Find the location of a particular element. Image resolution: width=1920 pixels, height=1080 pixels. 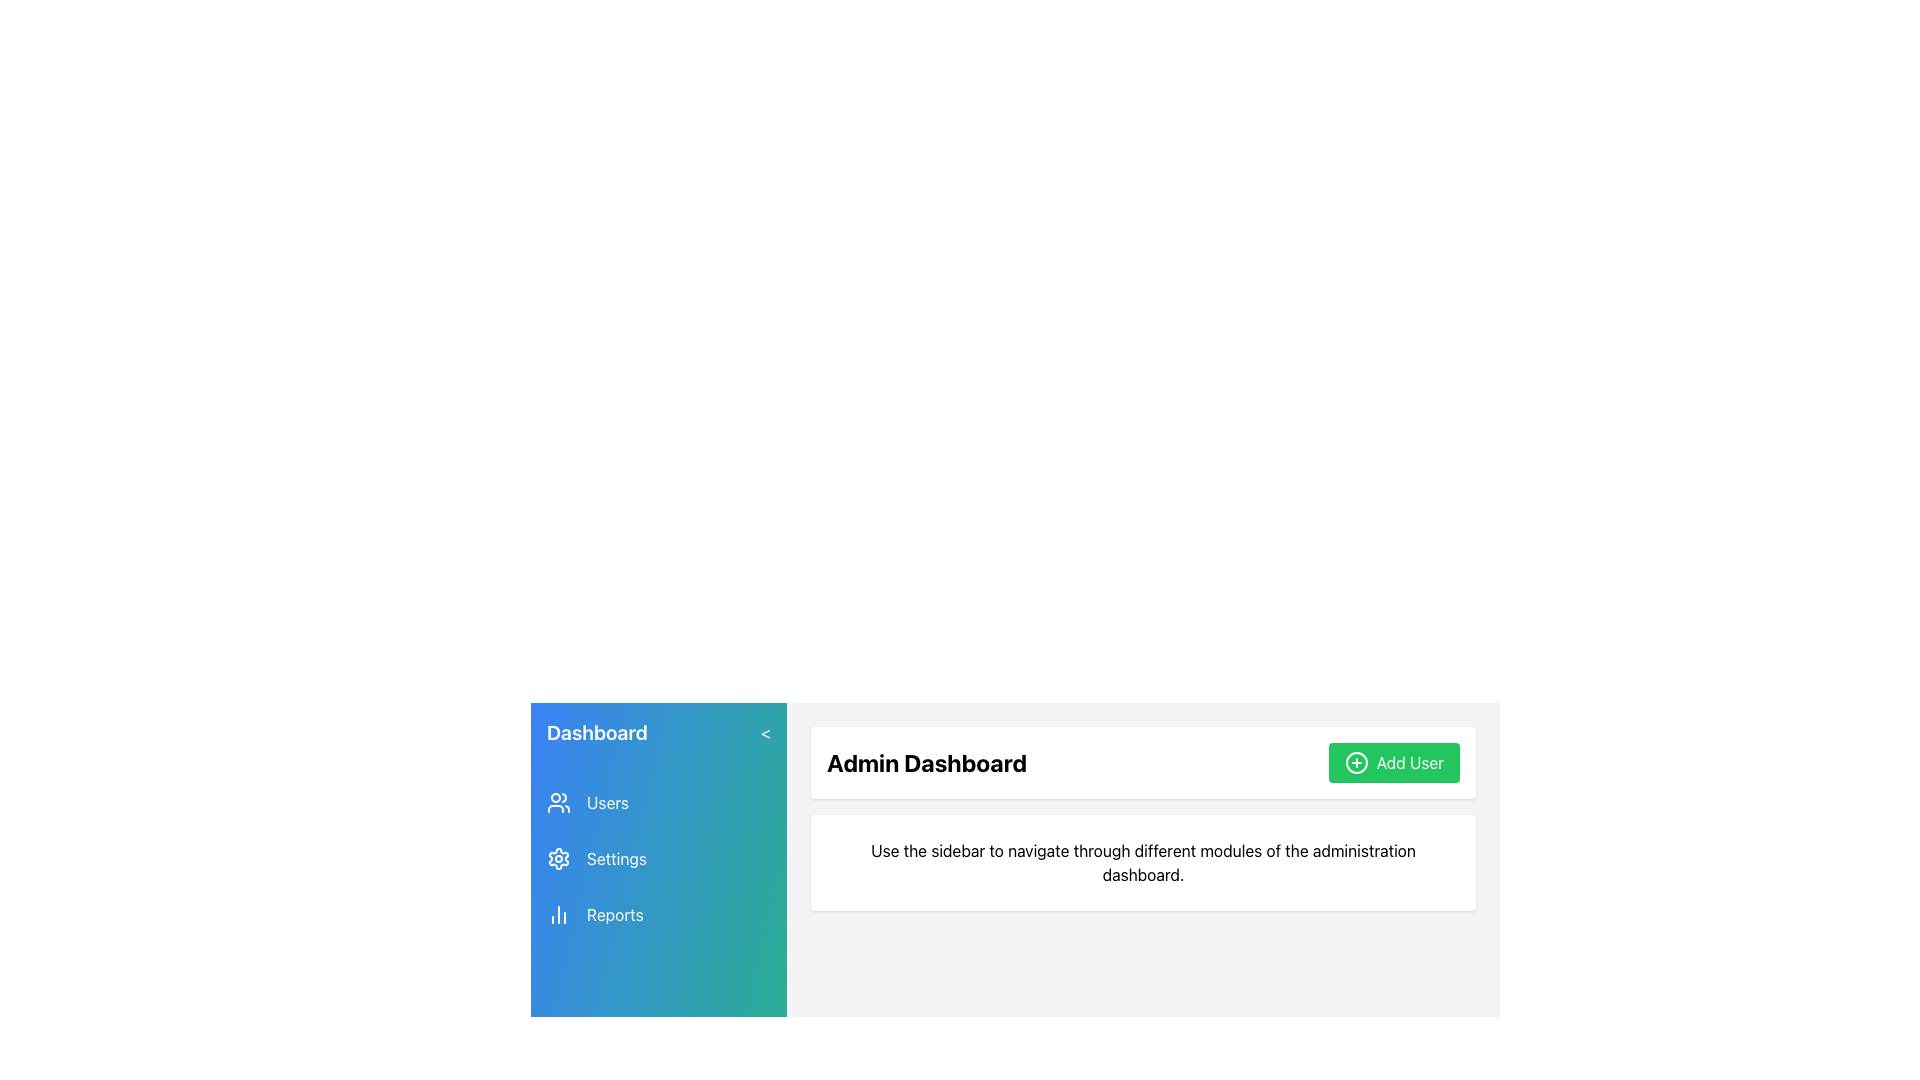

the 'Users' icon in the navigation sidebar is located at coordinates (558, 801).